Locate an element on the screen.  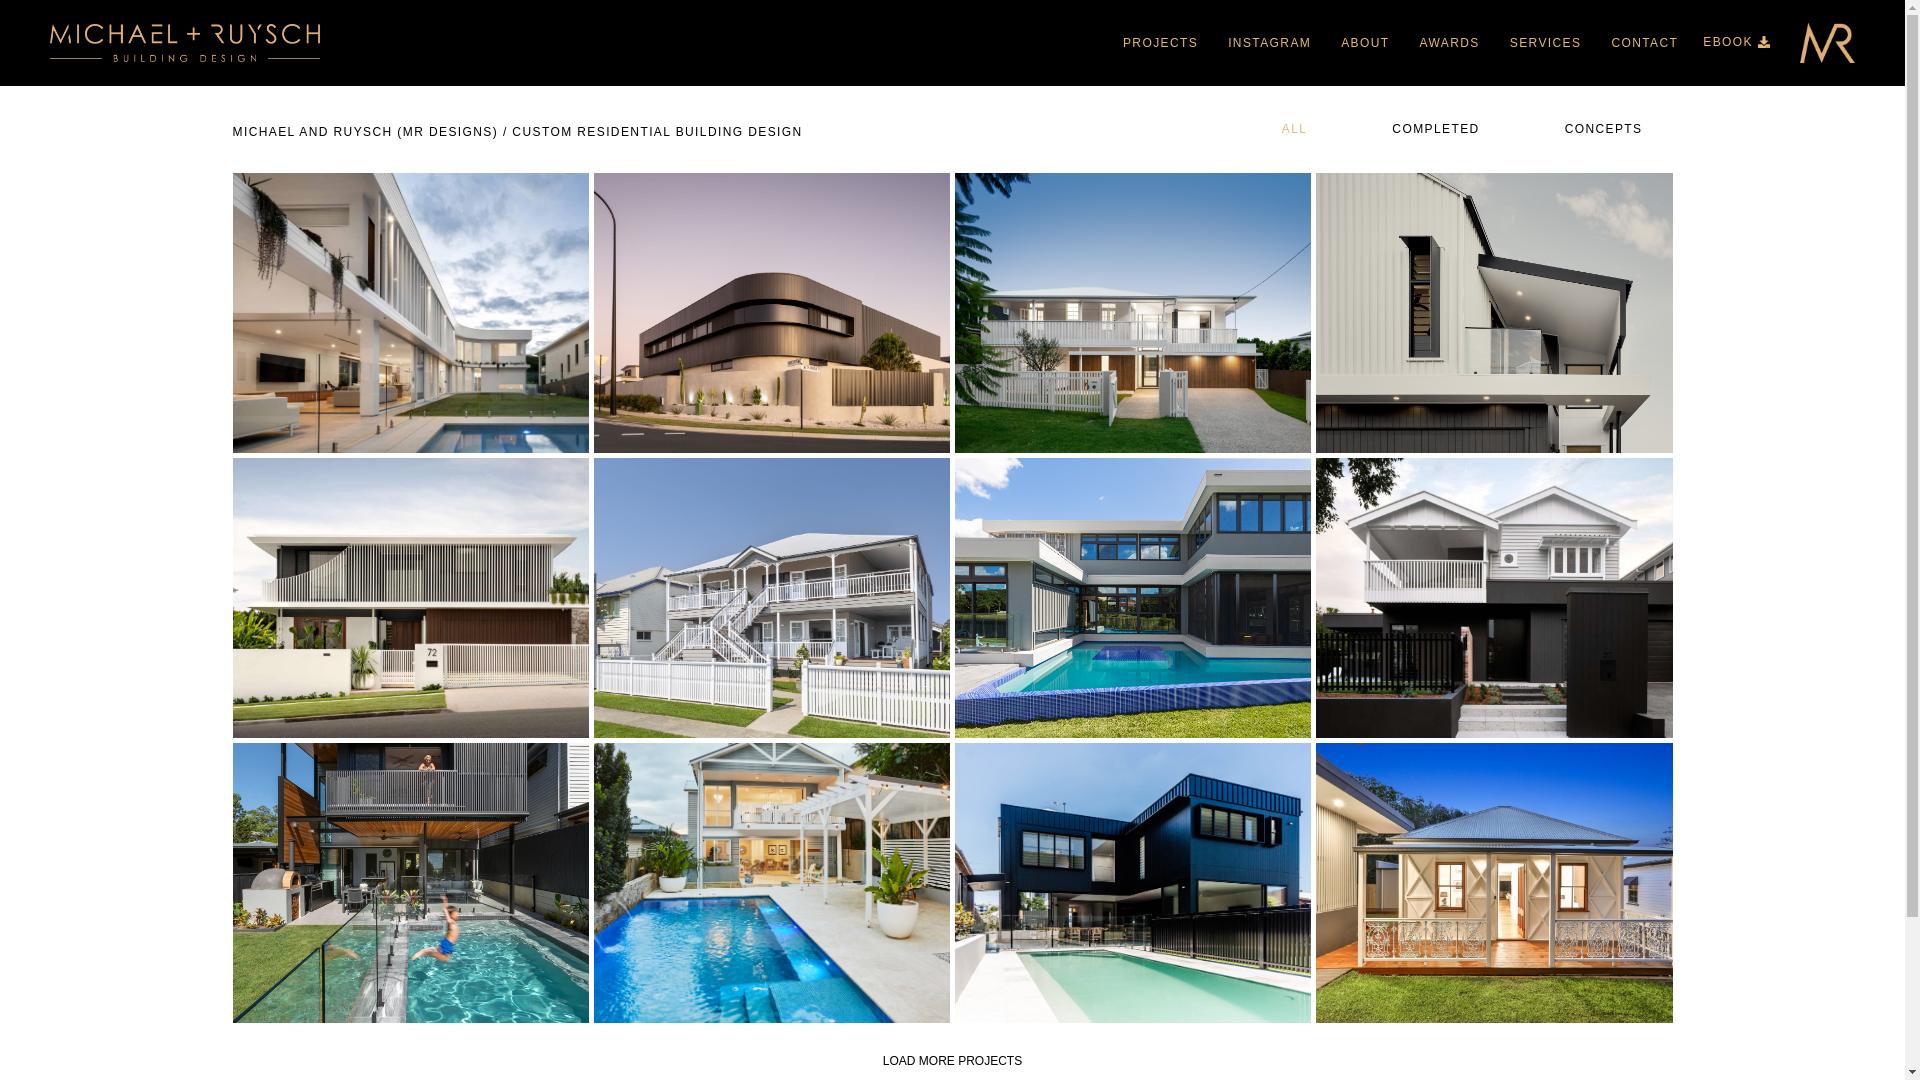
'SERVICES' is located at coordinates (1494, 42).